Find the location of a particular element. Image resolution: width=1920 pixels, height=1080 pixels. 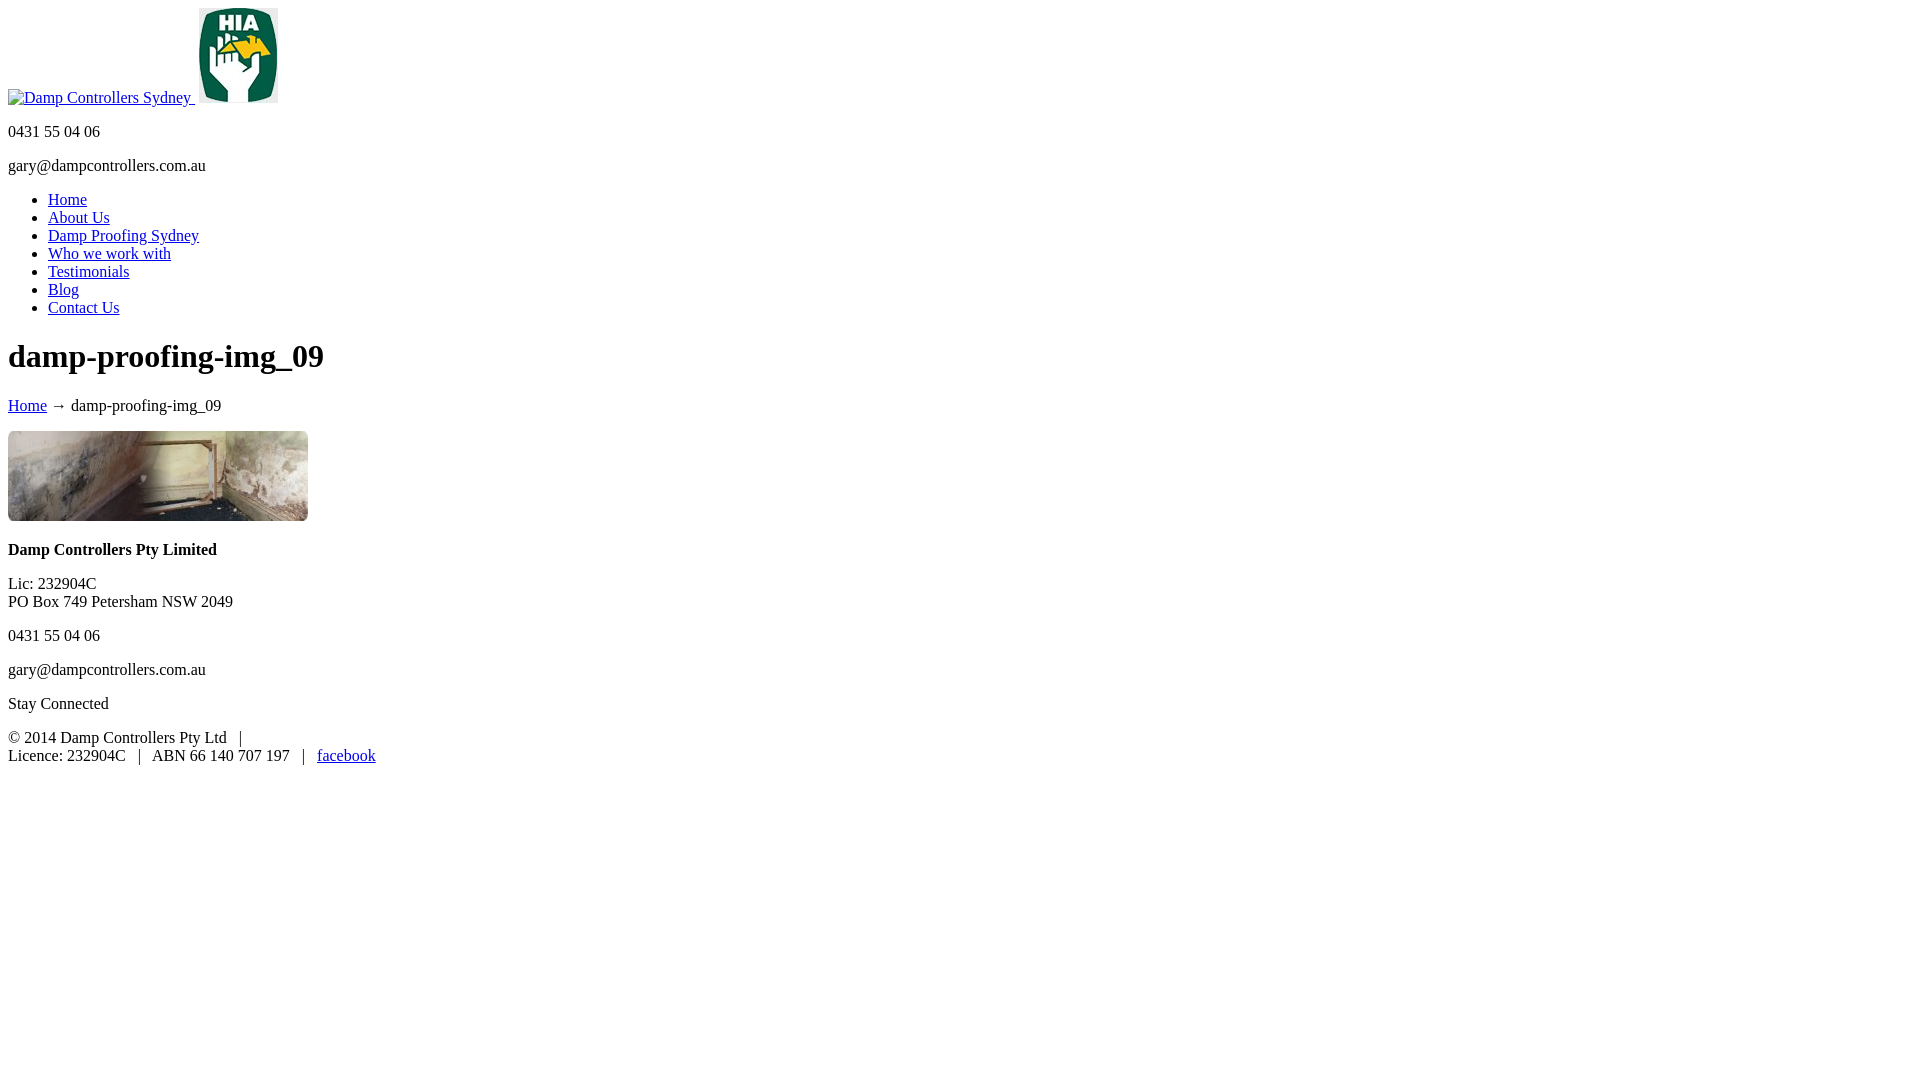

'Damp Controllers Sydney' is located at coordinates (100, 97).